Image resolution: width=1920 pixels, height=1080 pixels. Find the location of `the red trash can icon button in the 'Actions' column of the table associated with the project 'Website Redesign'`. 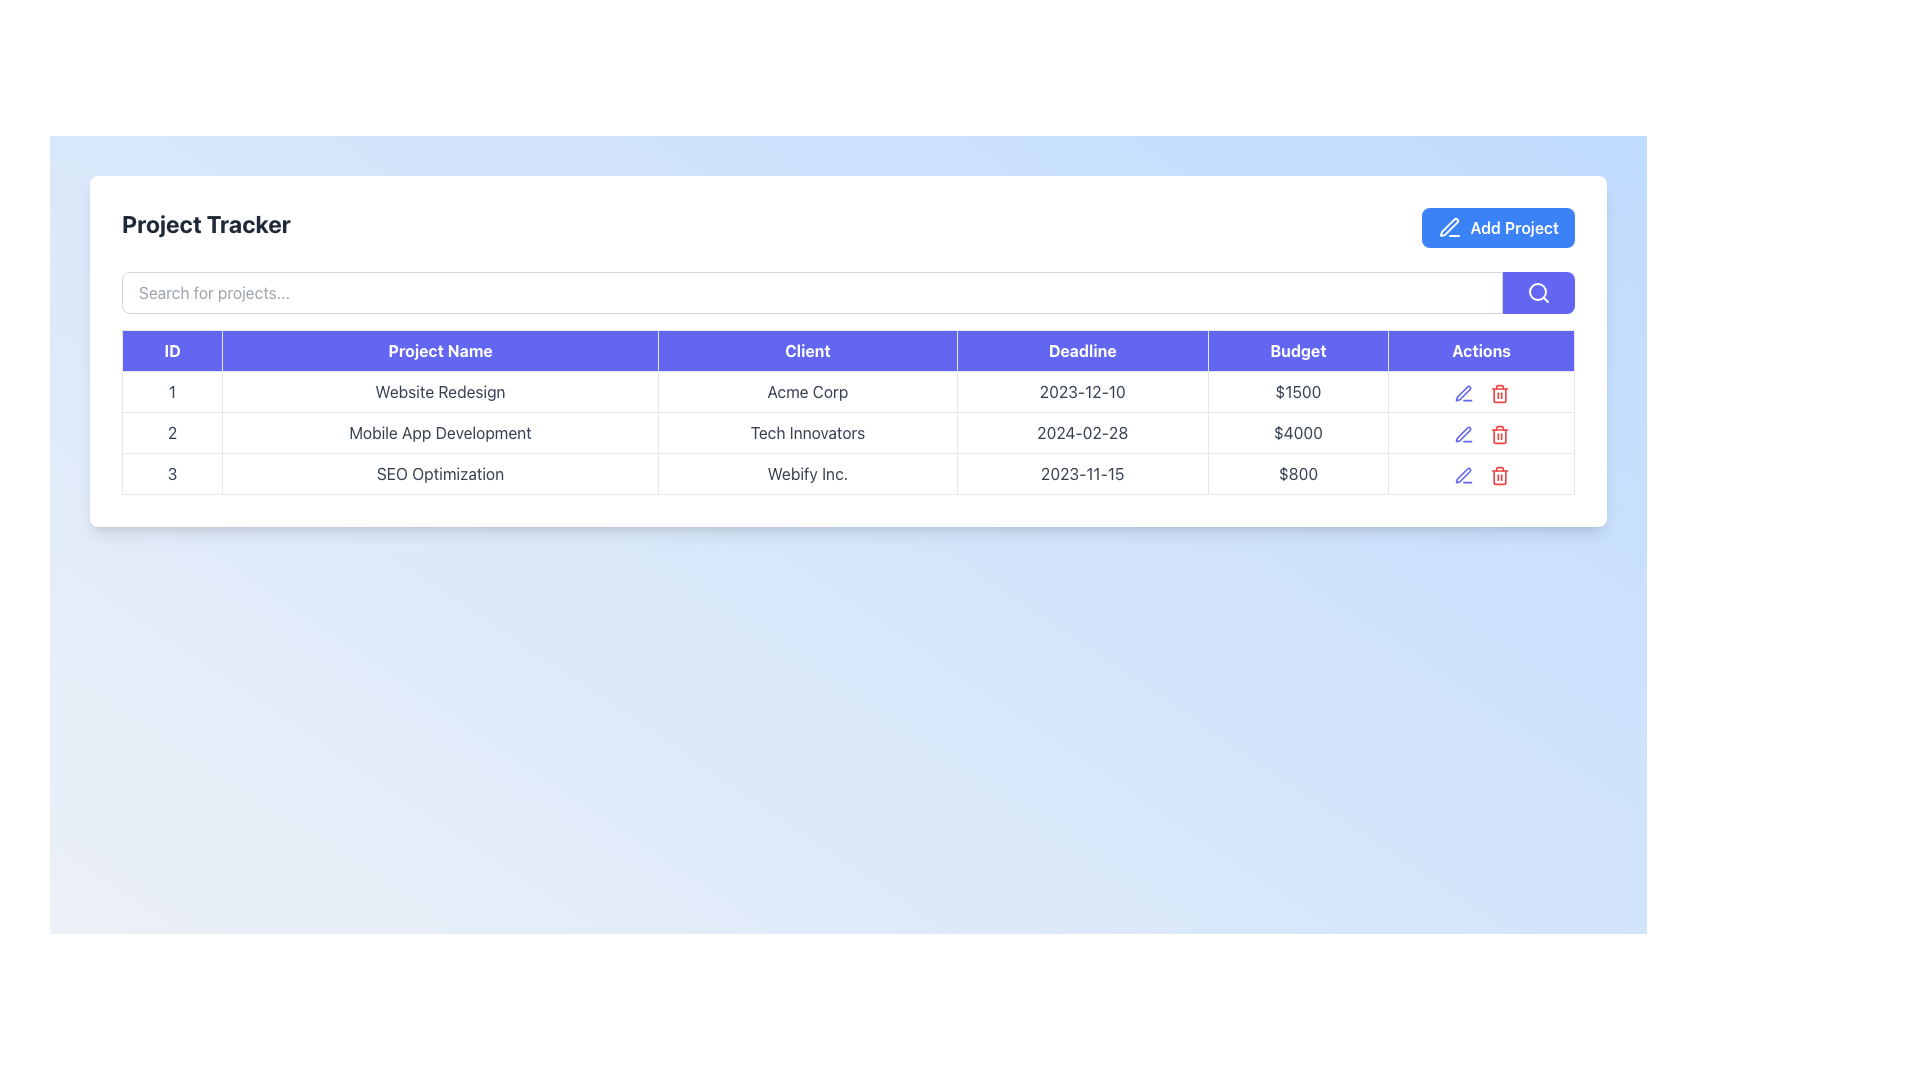

the red trash can icon button in the 'Actions' column of the table associated with the project 'Website Redesign' is located at coordinates (1499, 392).